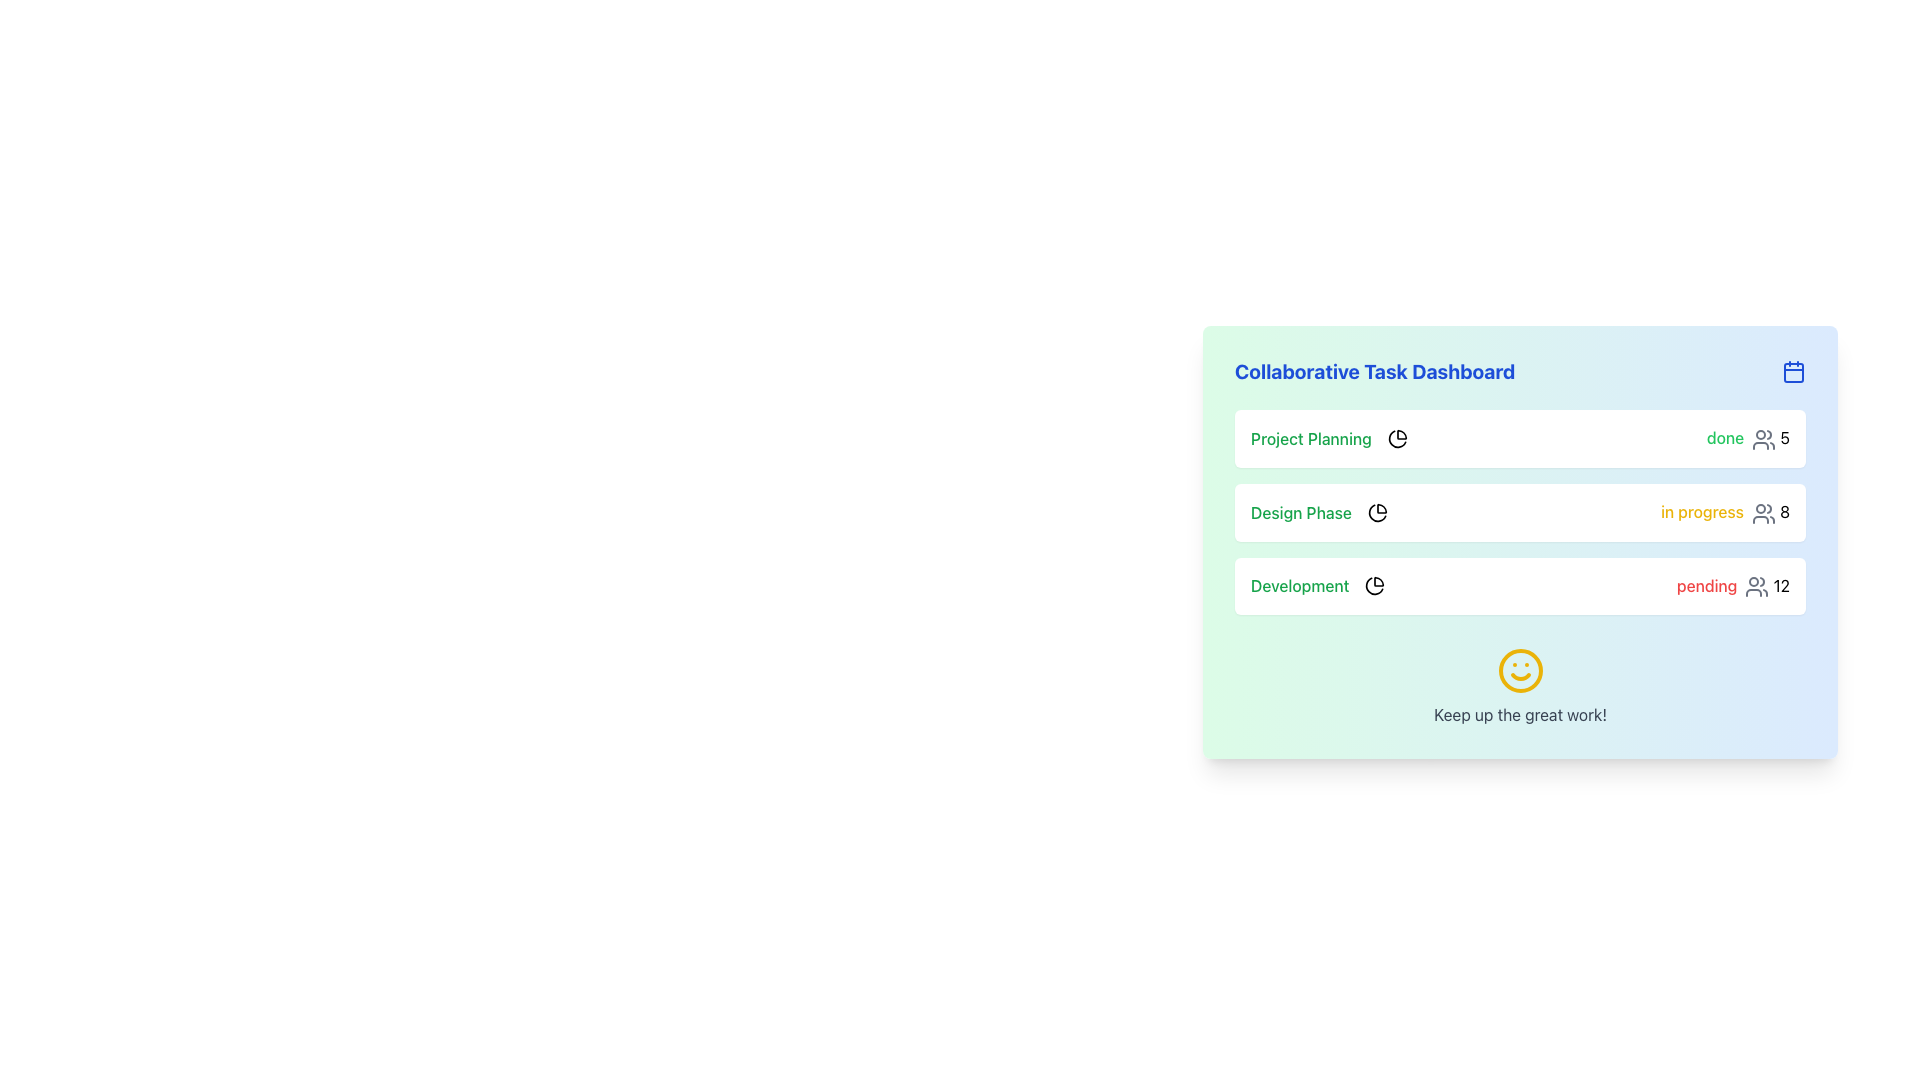 The image size is (1920, 1080). What do you see at coordinates (1794, 371) in the screenshot?
I see `the calendar icon located to the right of the 'Collaborative Task Dashboard' title` at bounding box center [1794, 371].